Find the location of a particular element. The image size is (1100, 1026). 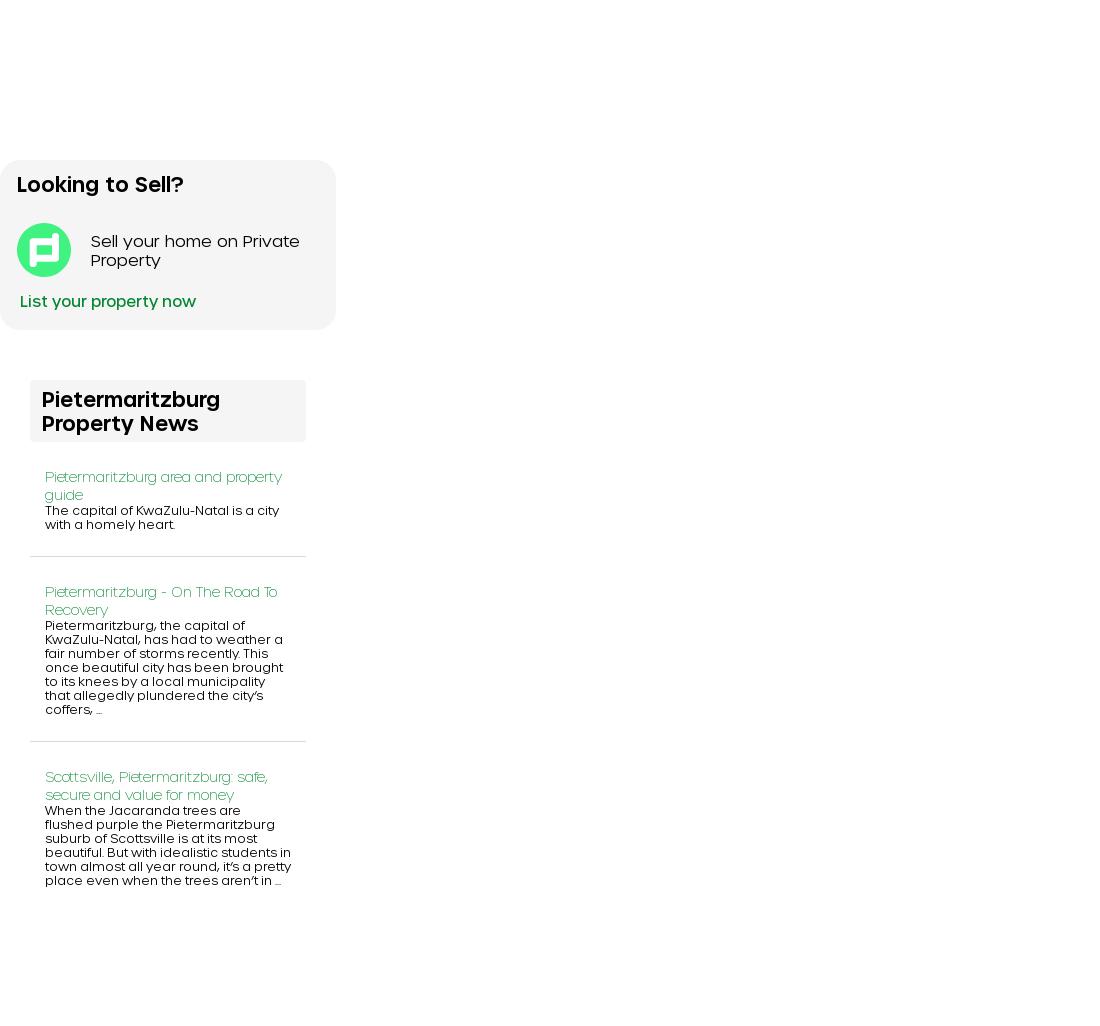

'Pietermaritzburg Property News' is located at coordinates (131, 408).